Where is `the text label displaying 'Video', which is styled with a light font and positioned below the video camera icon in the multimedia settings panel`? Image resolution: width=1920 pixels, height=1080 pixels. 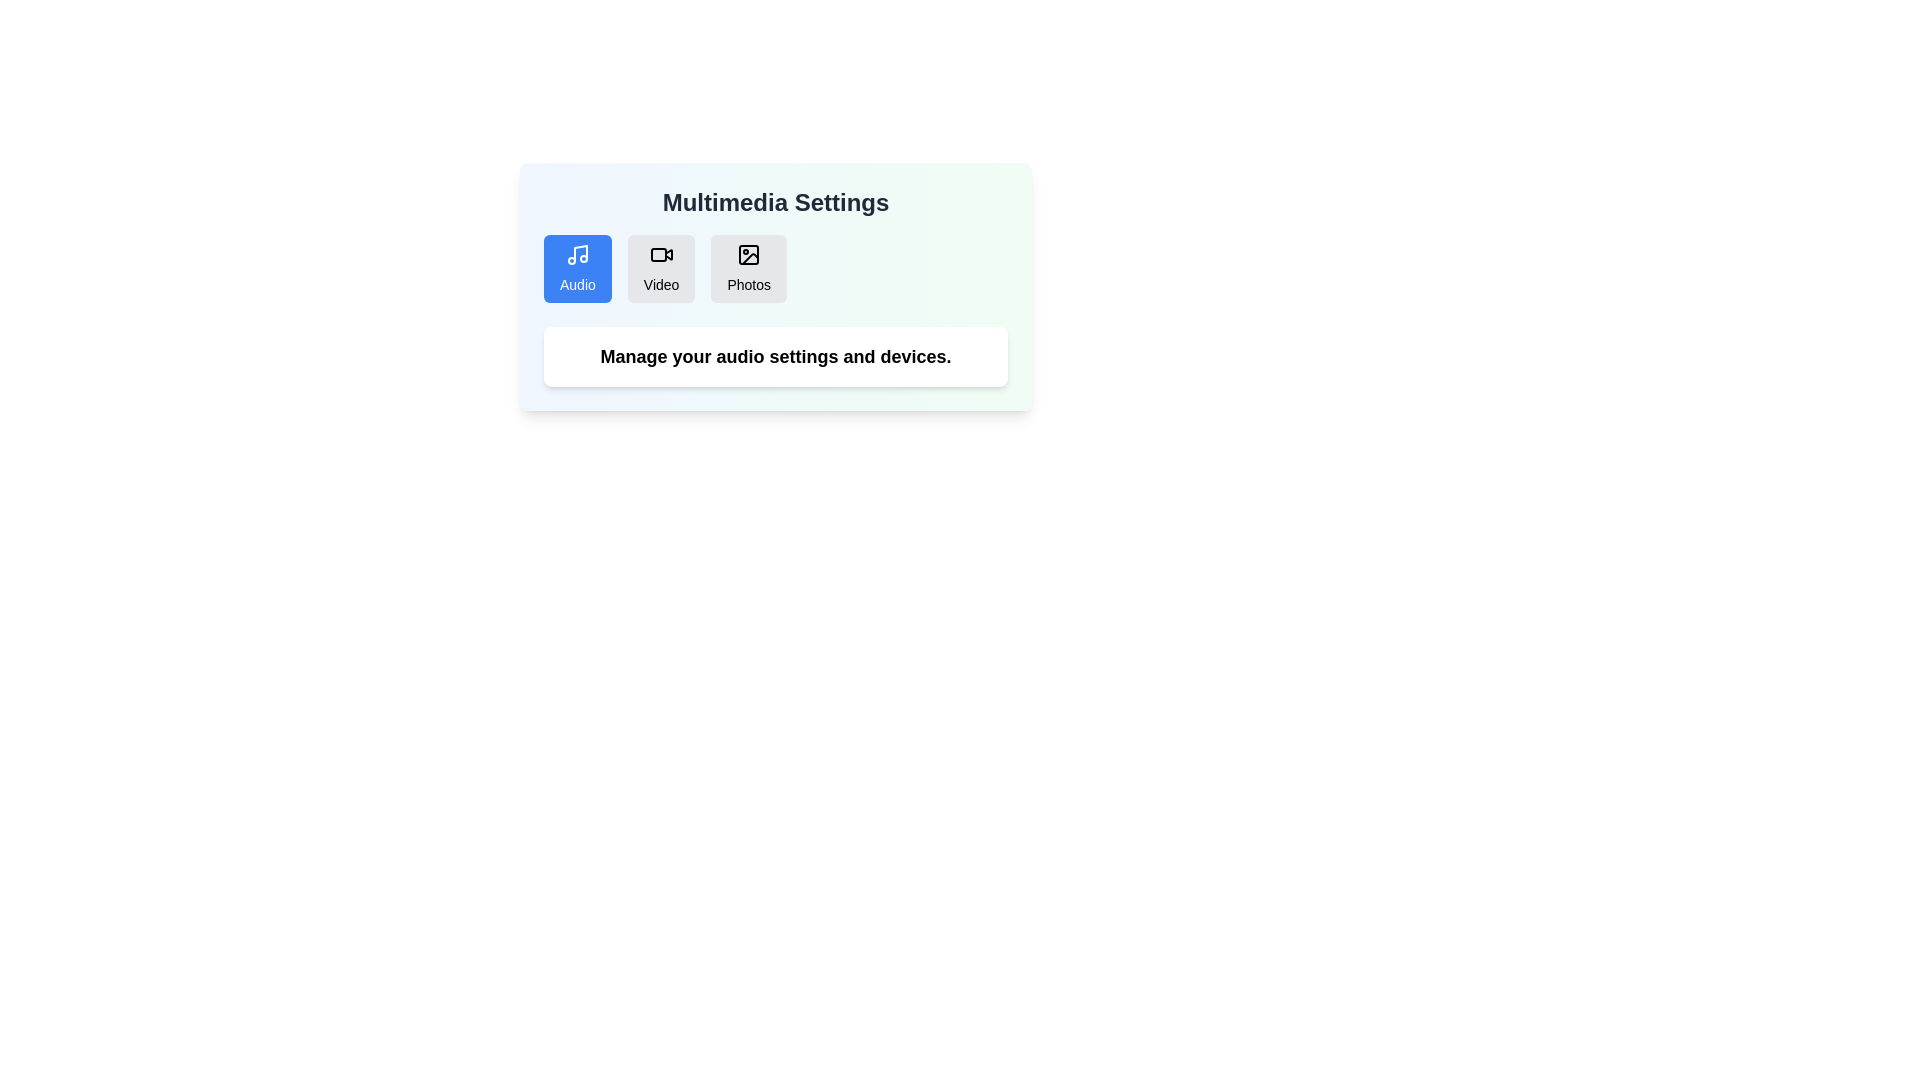 the text label displaying 'Video', which is styled with a light font and positioned below the video camera icon in the multimedia settings panel is located at coordinates (661, 285).